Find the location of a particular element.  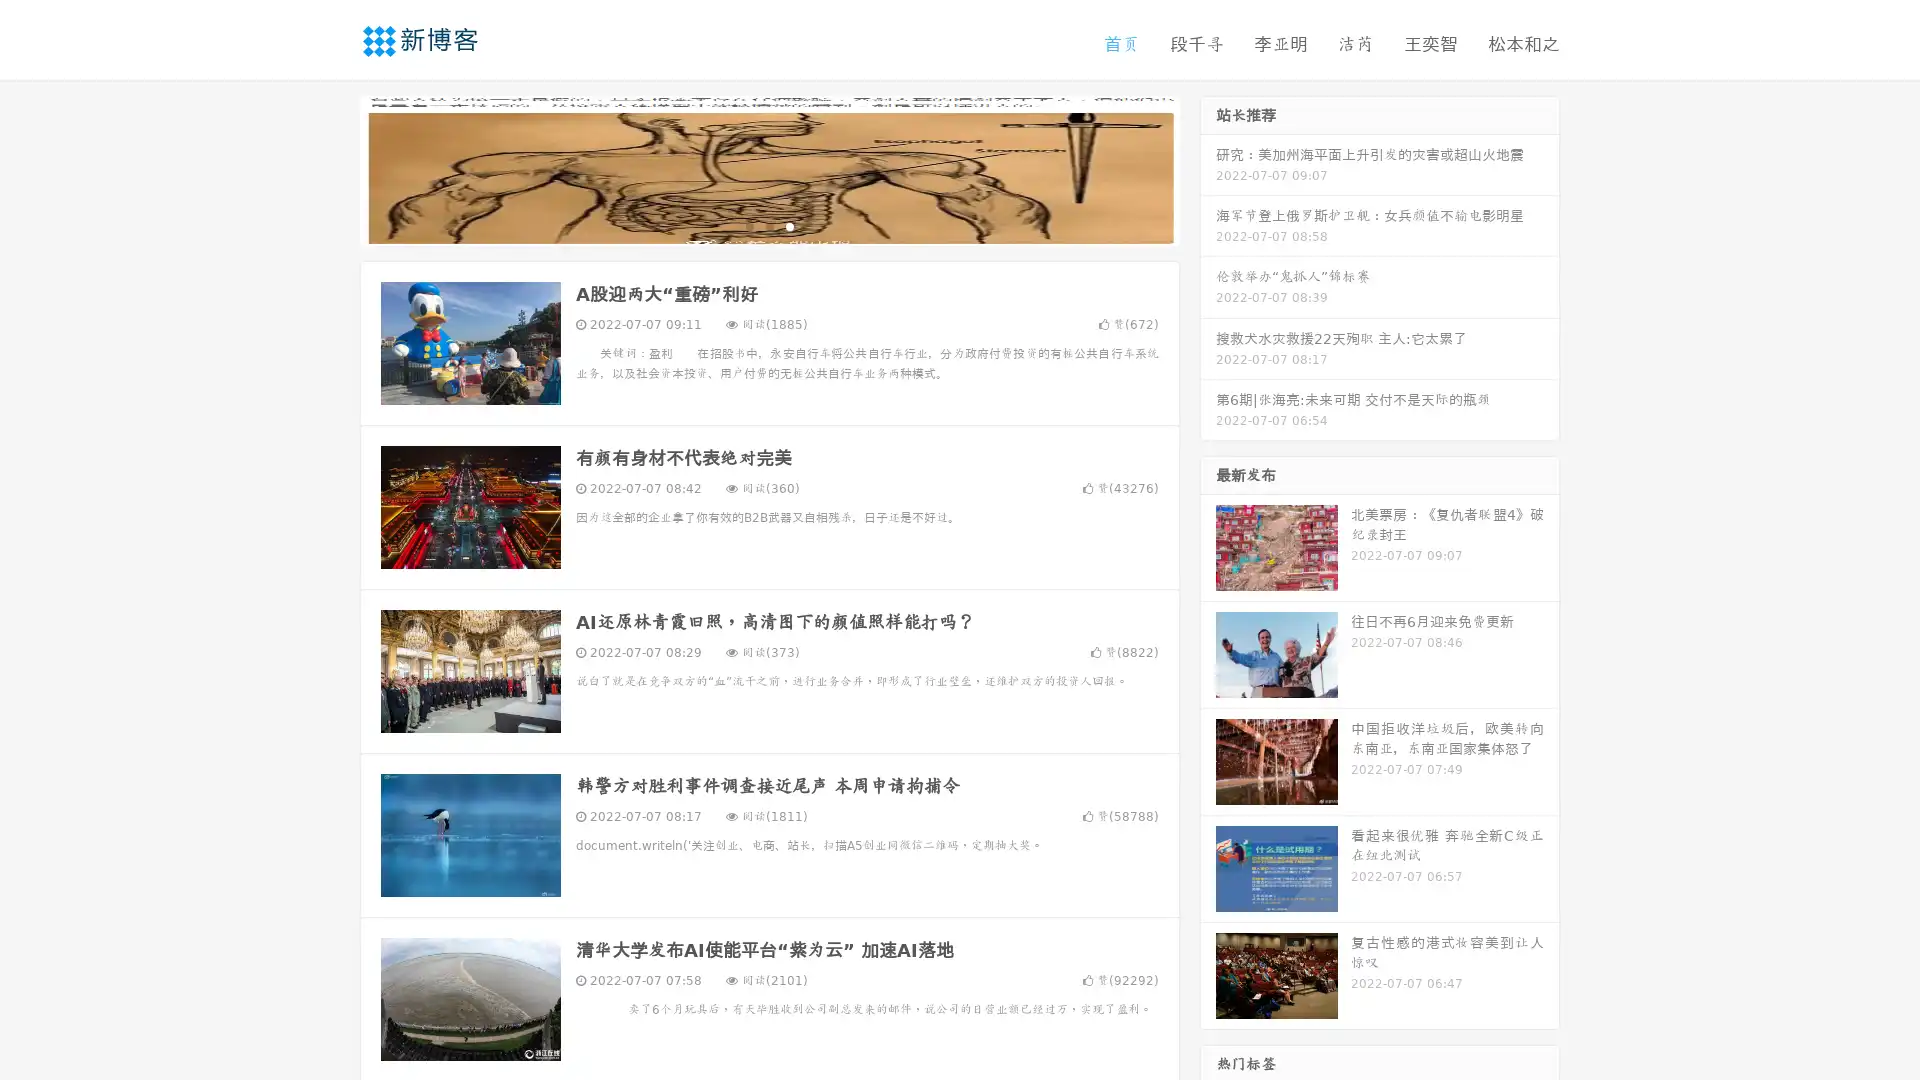

Go to slide 3 is located at coordinates (789, 225).